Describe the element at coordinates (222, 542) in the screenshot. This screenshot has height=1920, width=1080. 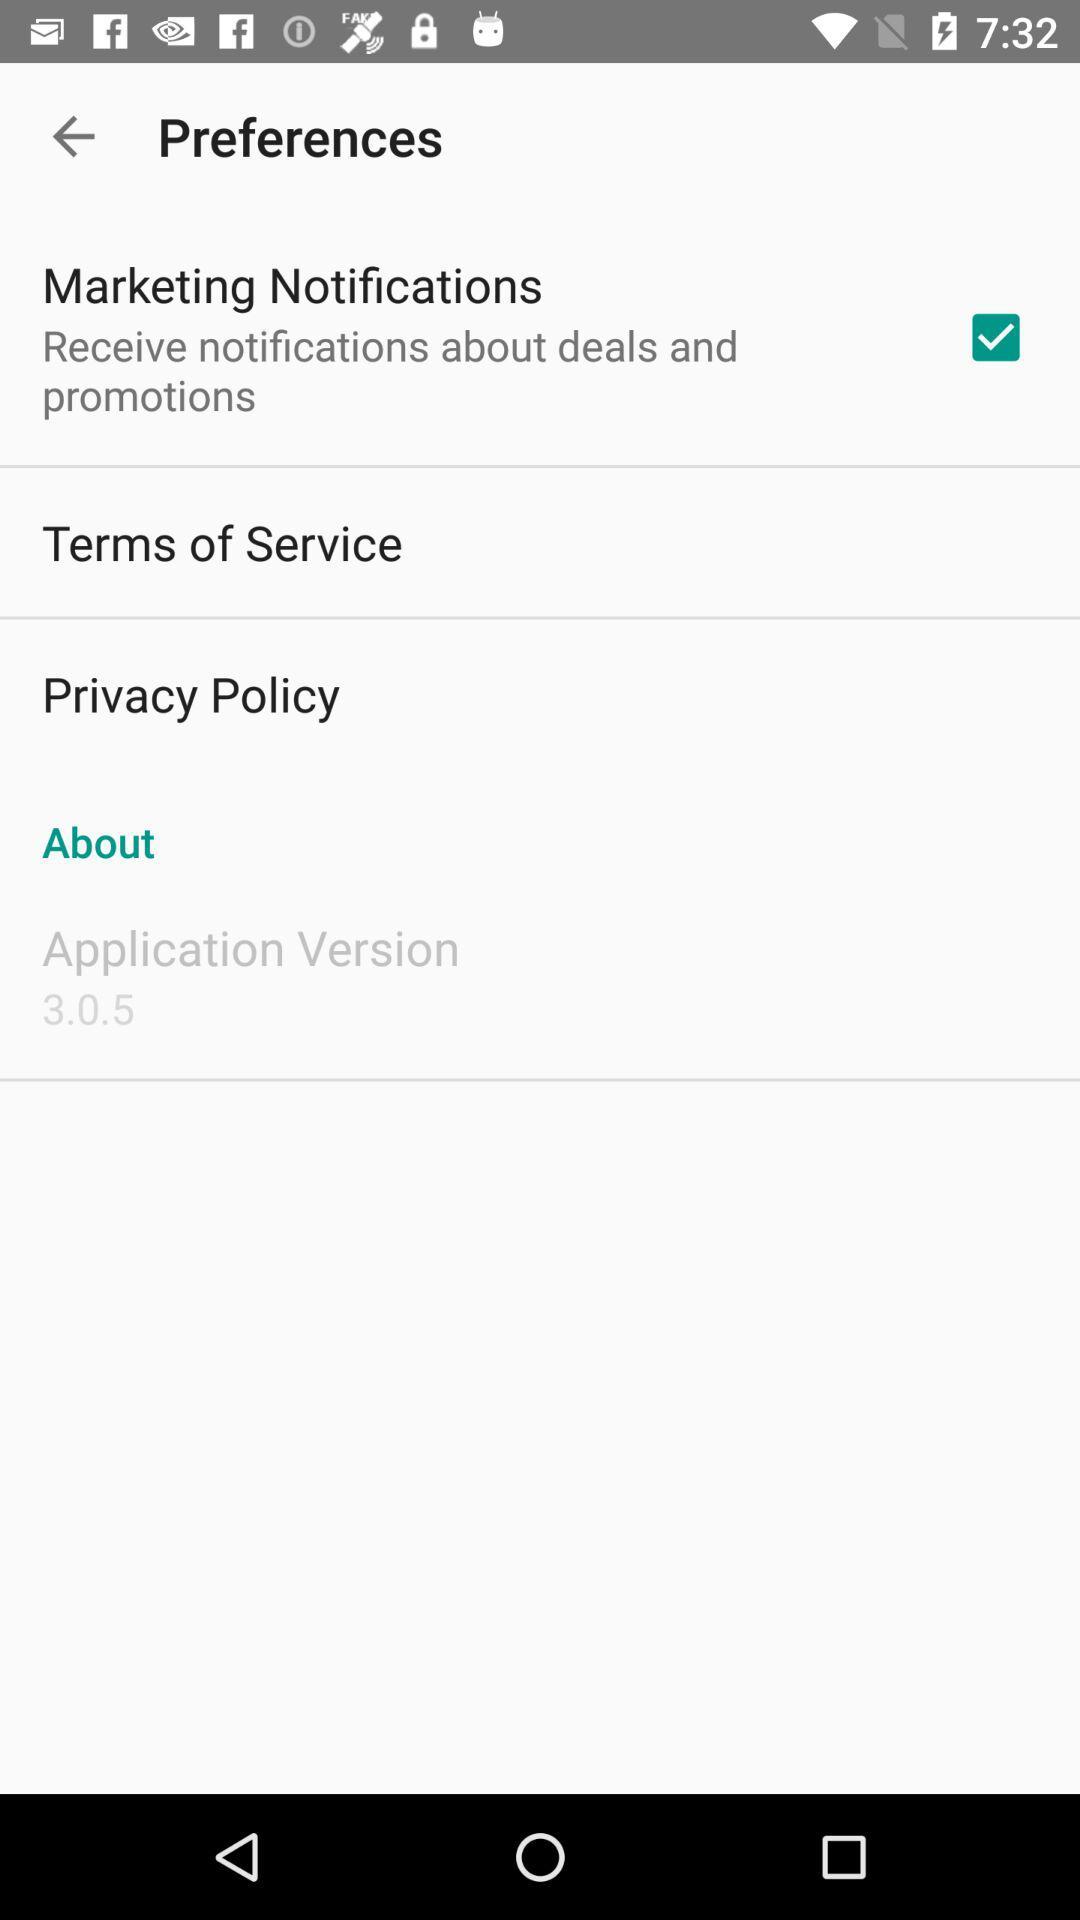
I see `the item above privacy policy` at that location.